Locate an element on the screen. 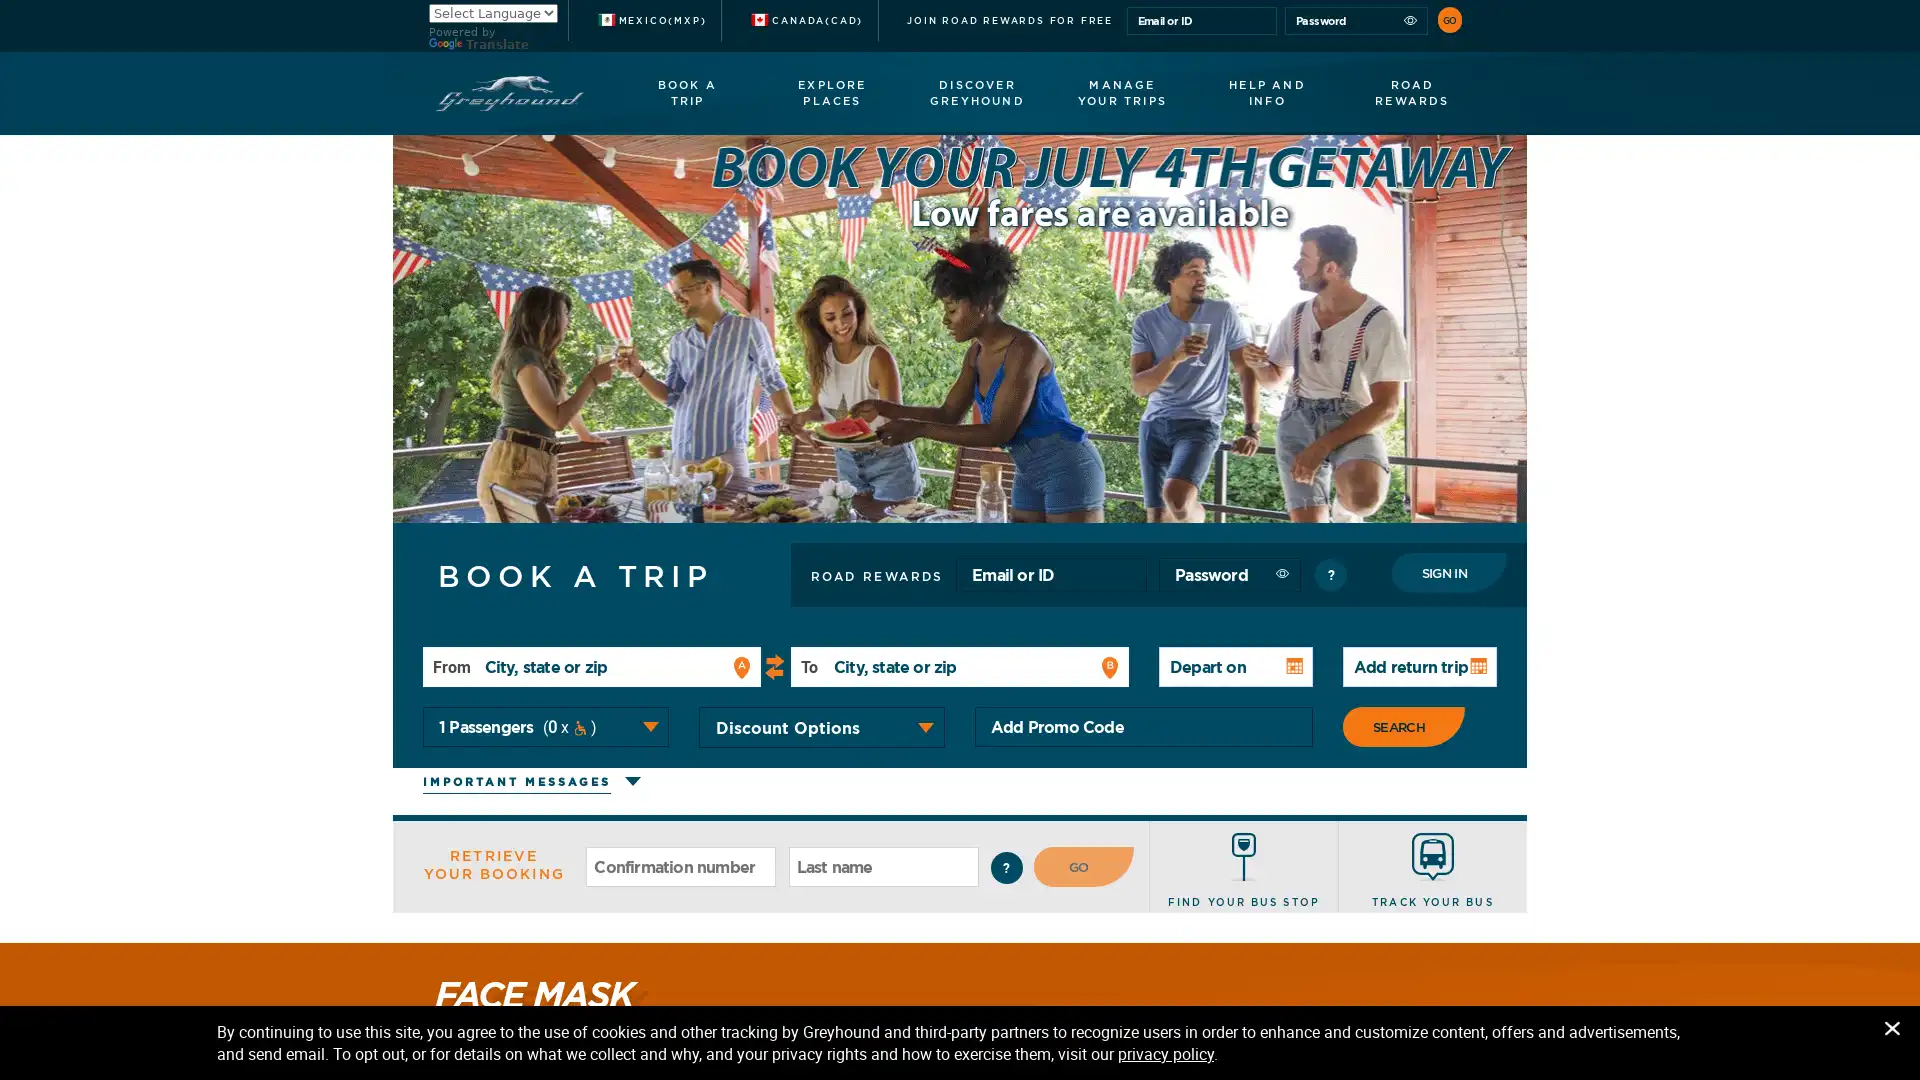 Image resolution: width=1920 pixels, height=1080 pixels. GO is located at coordinates (1082, 866).